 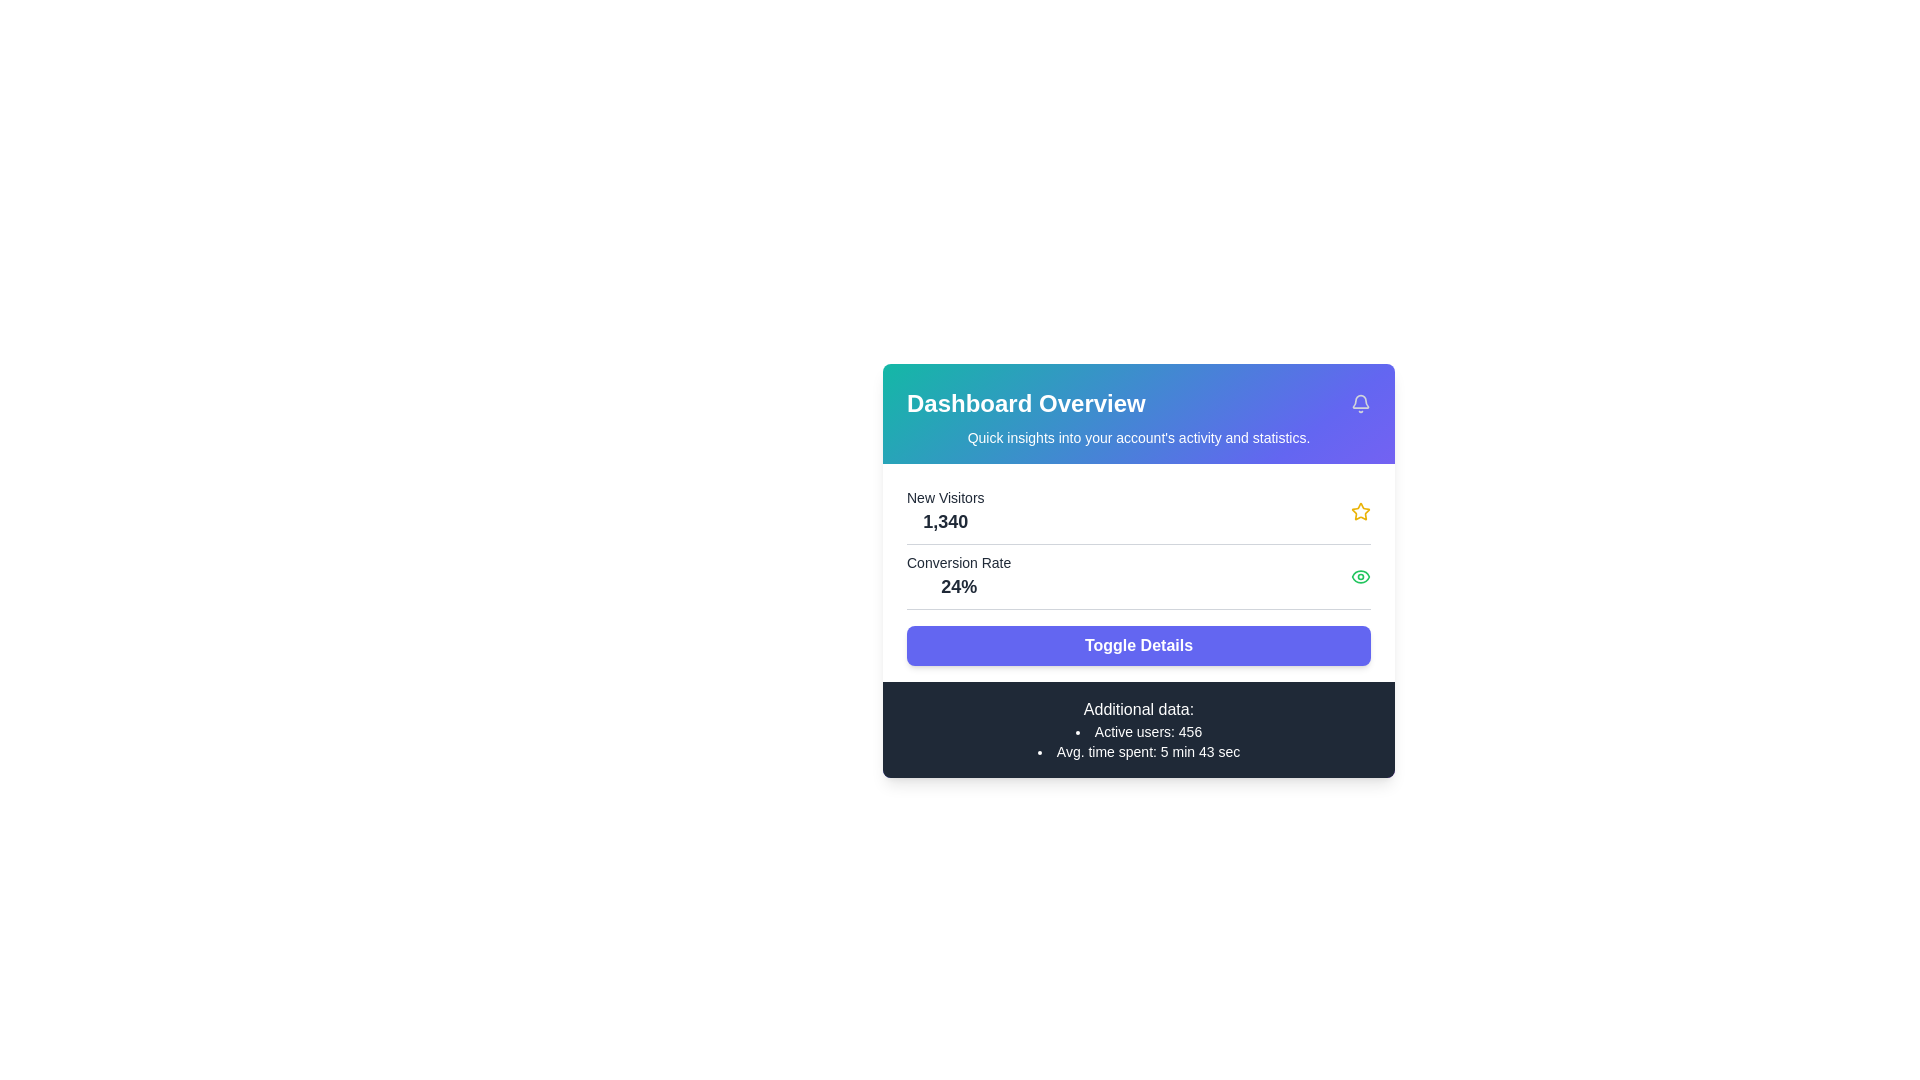 I want to click on the text element displaying the number of new visitors located in the top left corner of the card under the Dashboard Overview section, so click(x=944, y=511).